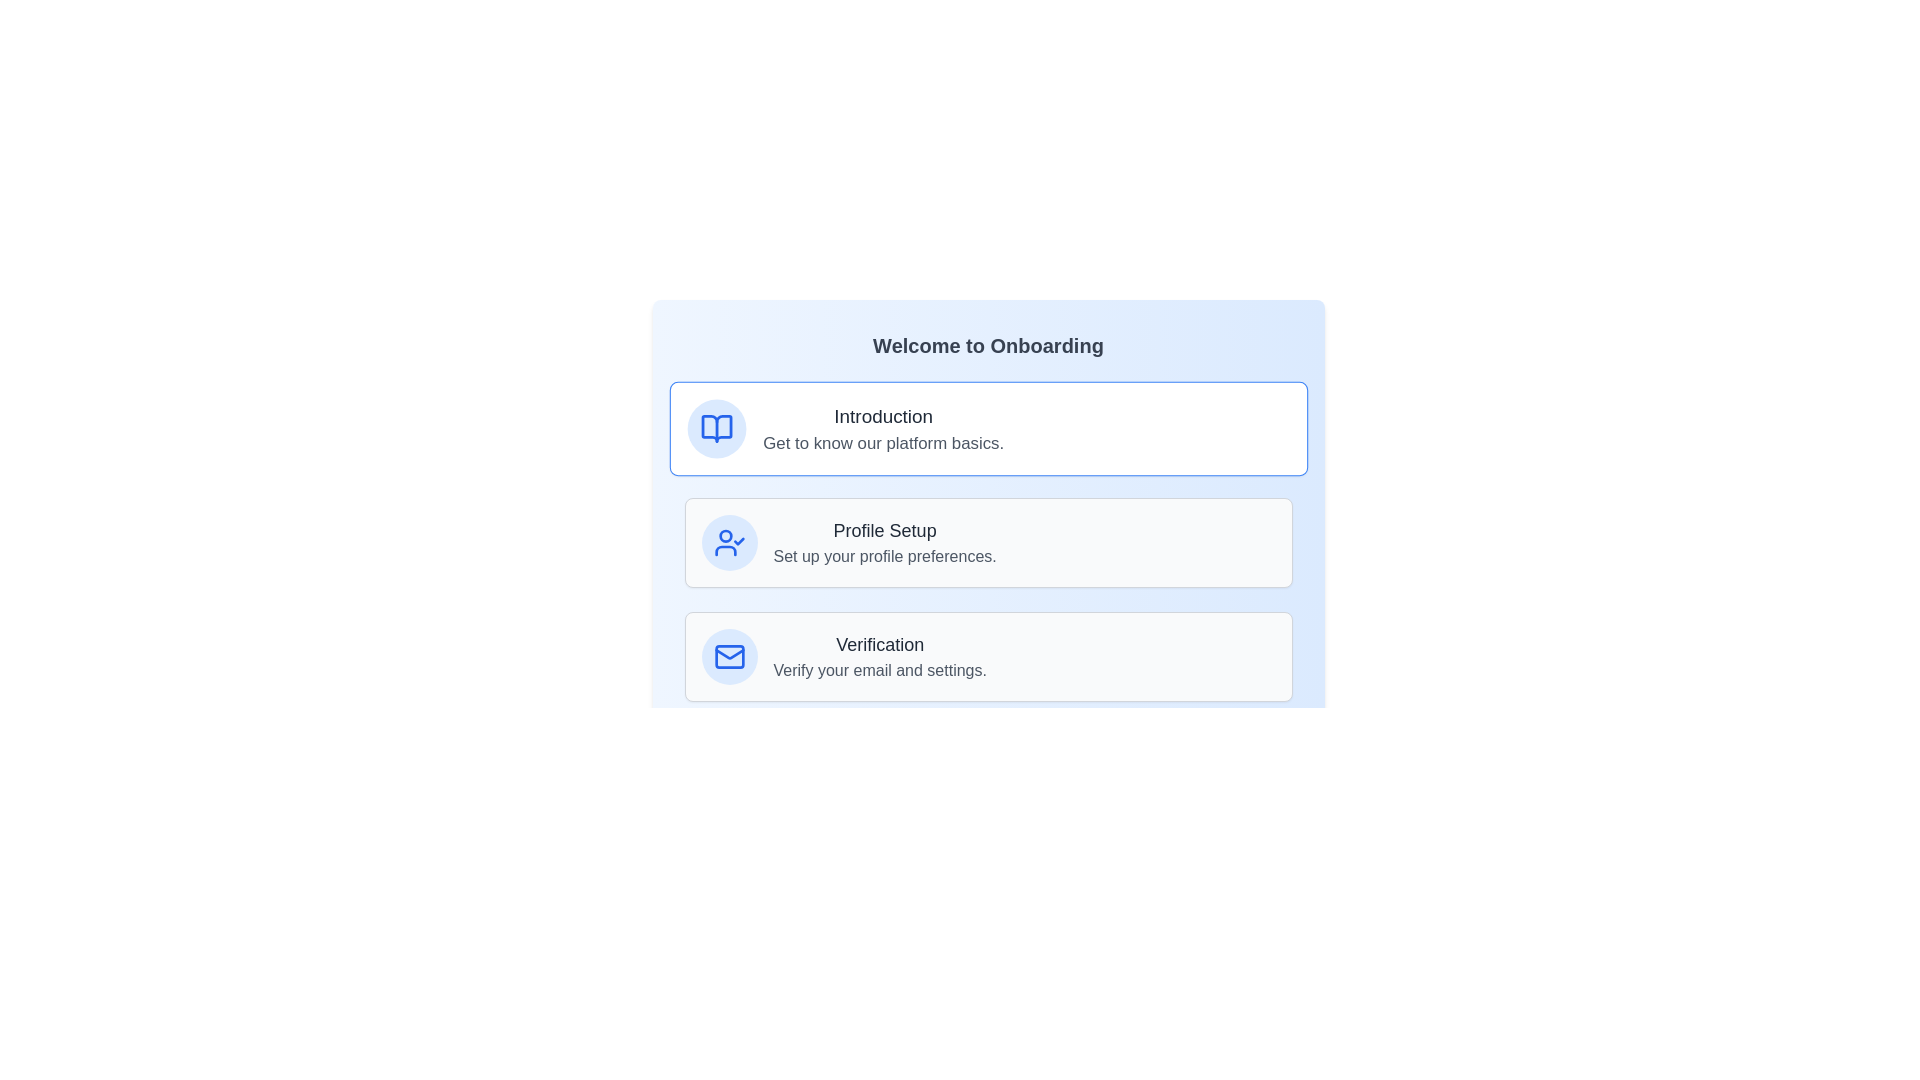 The width and height of the screenshot is (1920, 1080). Describe the element at coordinates (884, 543) in the screenshot. I see `the 'Profile Setup' text block, which contains the title 'Profile Setup' in bold and the subtitle 'Set up your profile preferences.'` at that location.